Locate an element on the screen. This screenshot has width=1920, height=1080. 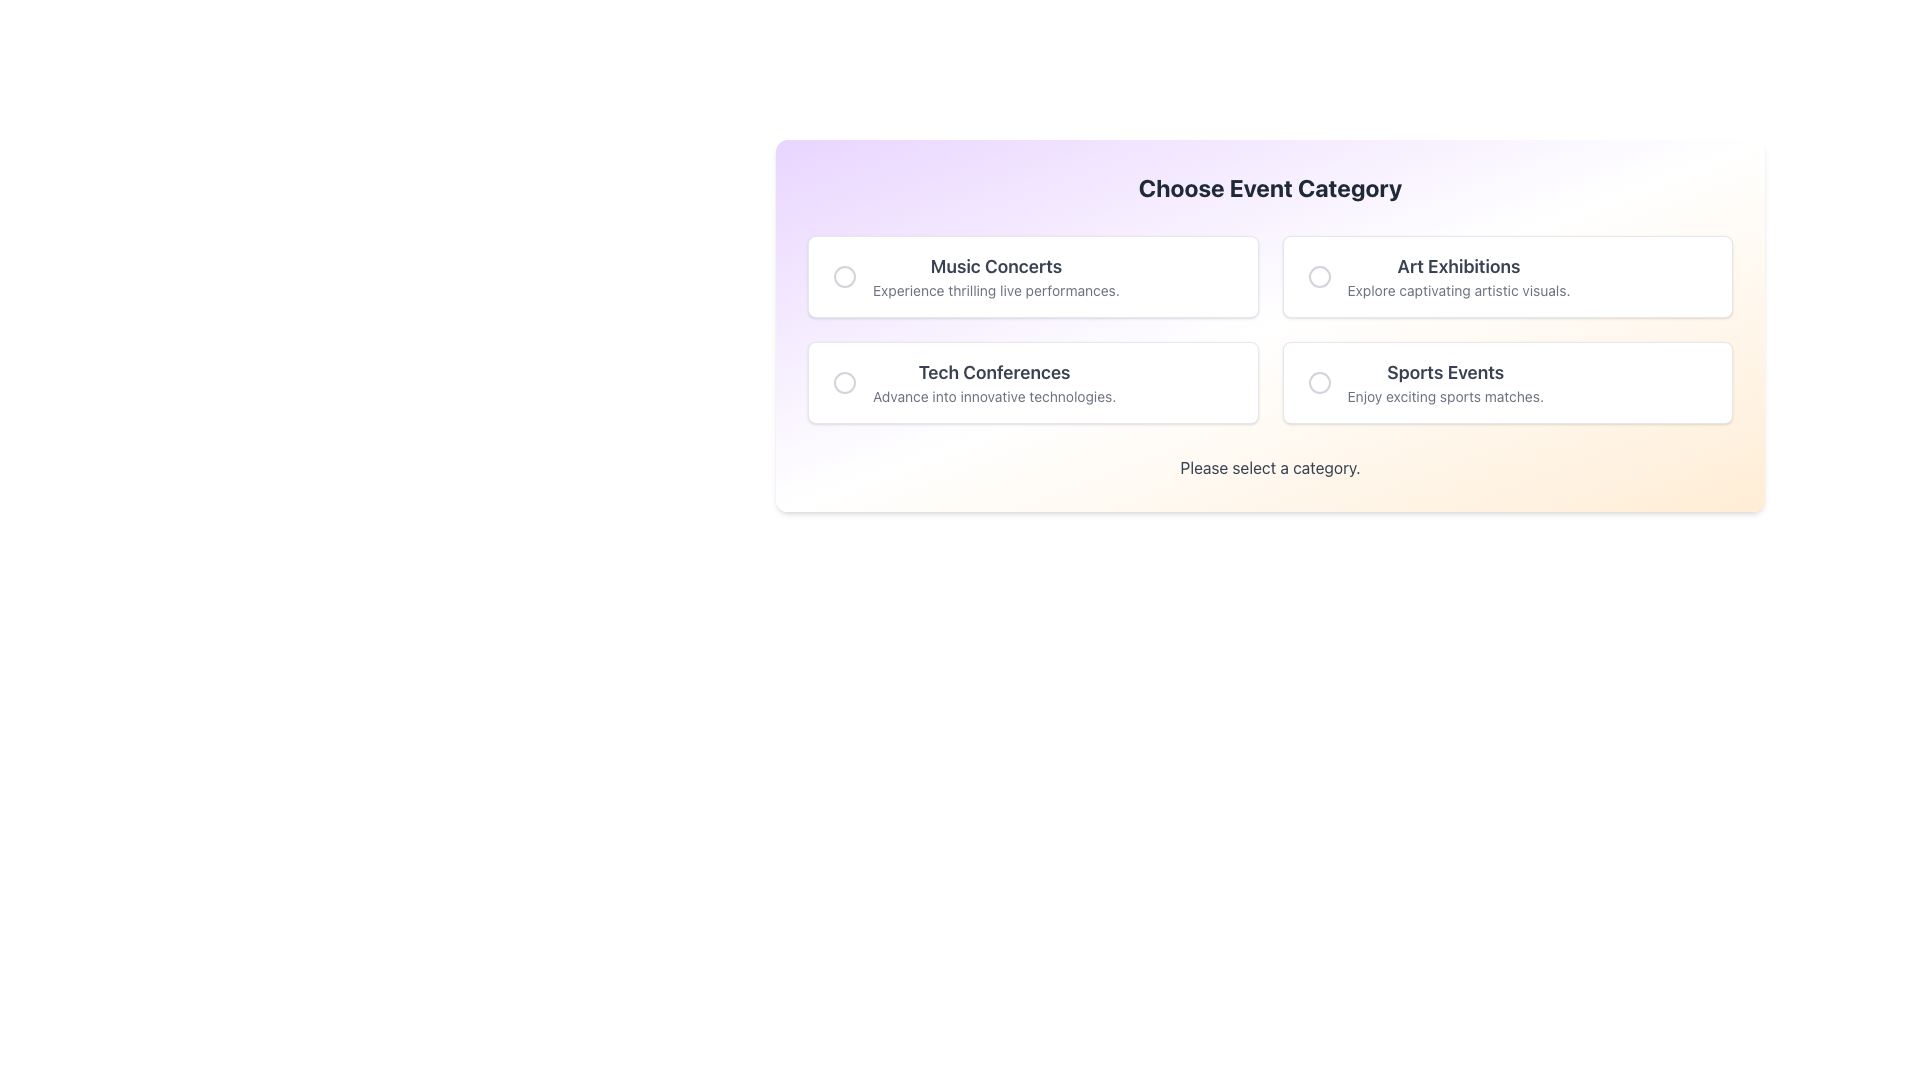
informational text label located below the 'Music Concerts' title in the top-left card of the event category grid is located at coordinates (996, 290).